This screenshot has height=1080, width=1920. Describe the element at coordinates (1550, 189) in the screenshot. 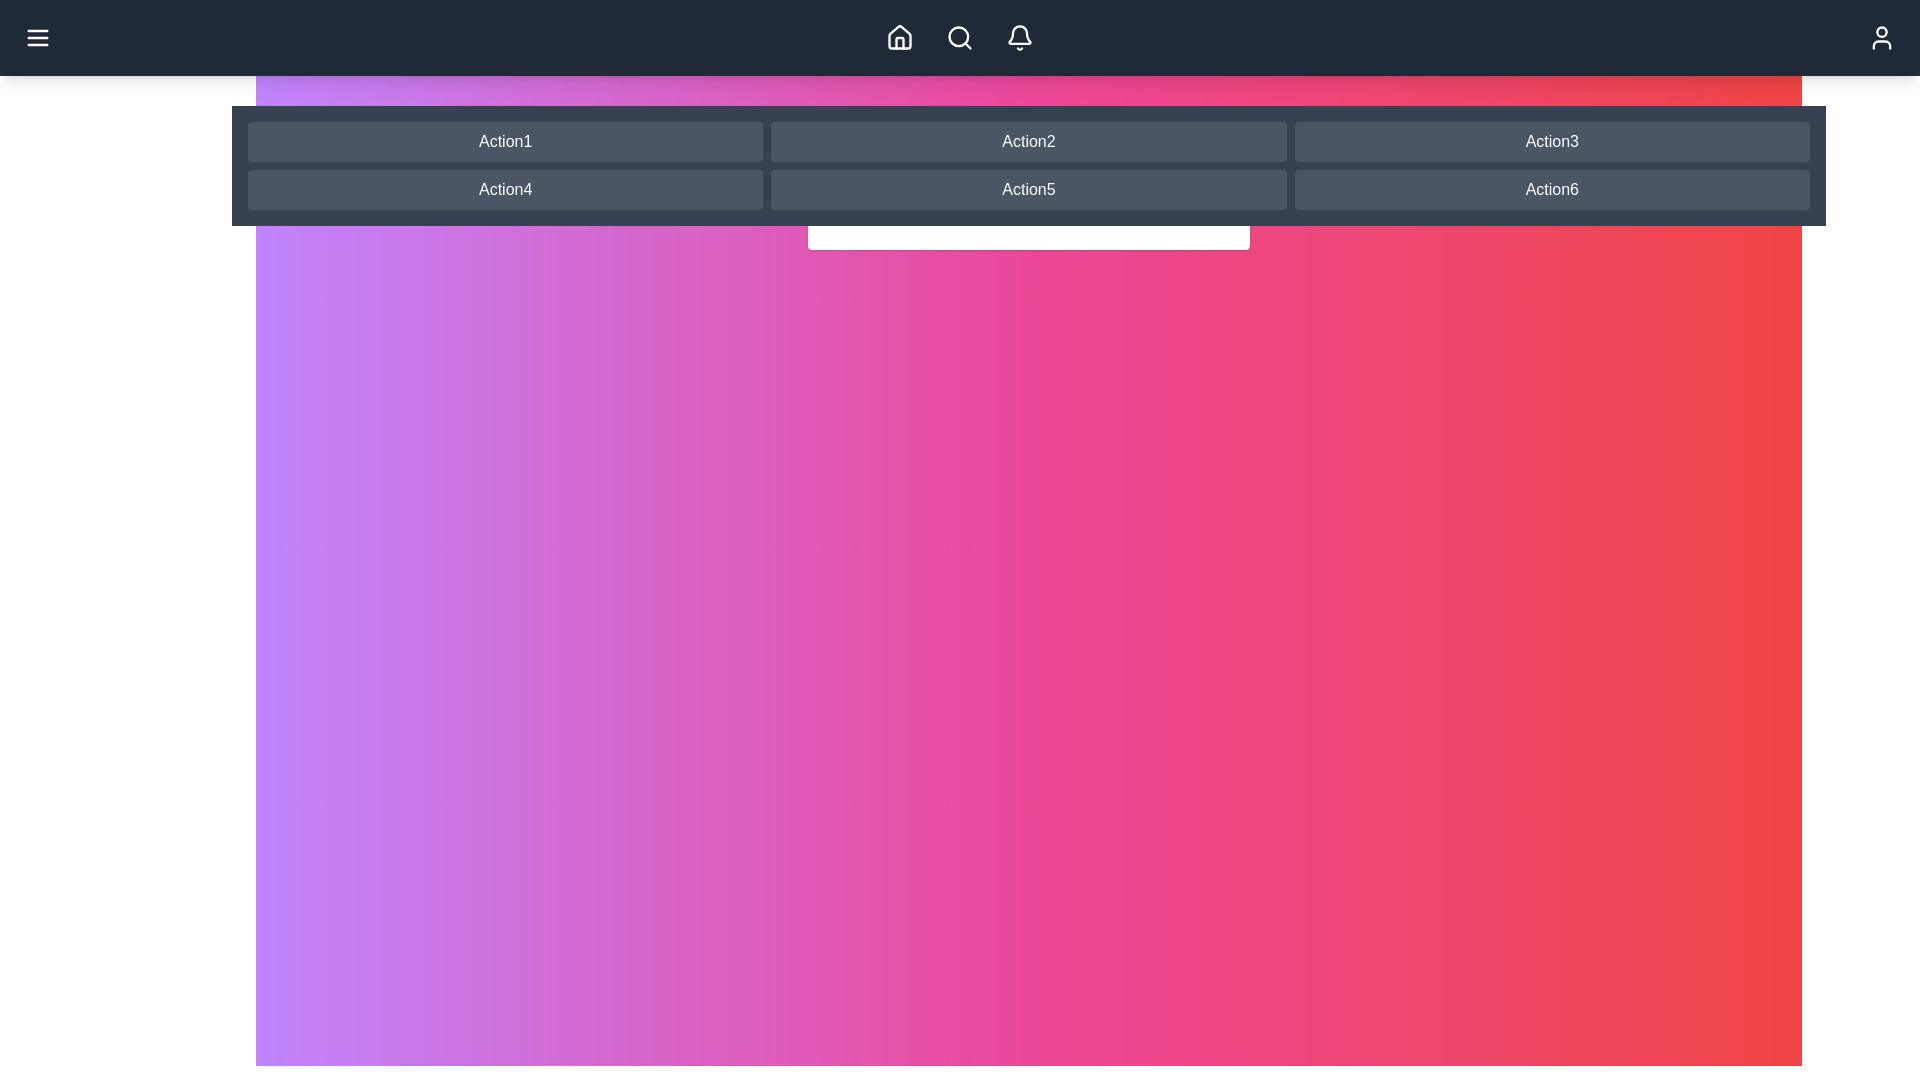

I see `the navigation button labeled Action6` at that location.